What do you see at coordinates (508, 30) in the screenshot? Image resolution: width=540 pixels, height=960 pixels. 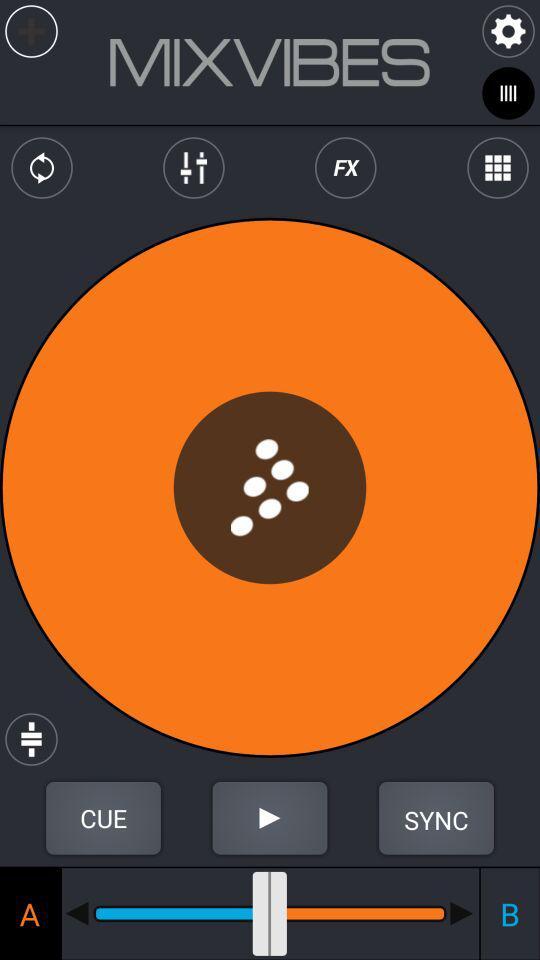 I see `settings` at bounding box center [508, 30].